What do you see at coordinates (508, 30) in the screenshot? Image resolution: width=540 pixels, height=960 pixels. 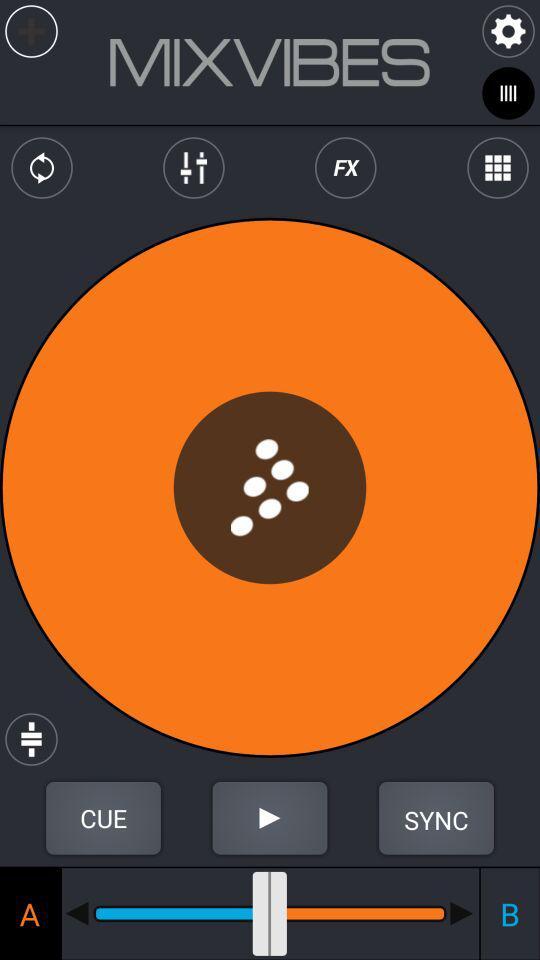 I see `settings` at bounding box center [508, 30].